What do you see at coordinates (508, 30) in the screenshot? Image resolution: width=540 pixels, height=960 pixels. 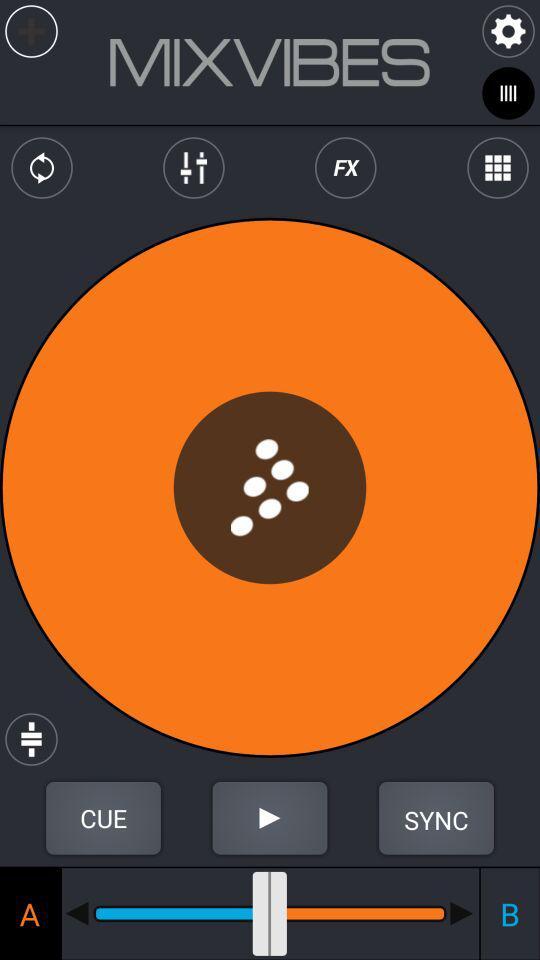 I see `settings` at bounding box center [508, 30].